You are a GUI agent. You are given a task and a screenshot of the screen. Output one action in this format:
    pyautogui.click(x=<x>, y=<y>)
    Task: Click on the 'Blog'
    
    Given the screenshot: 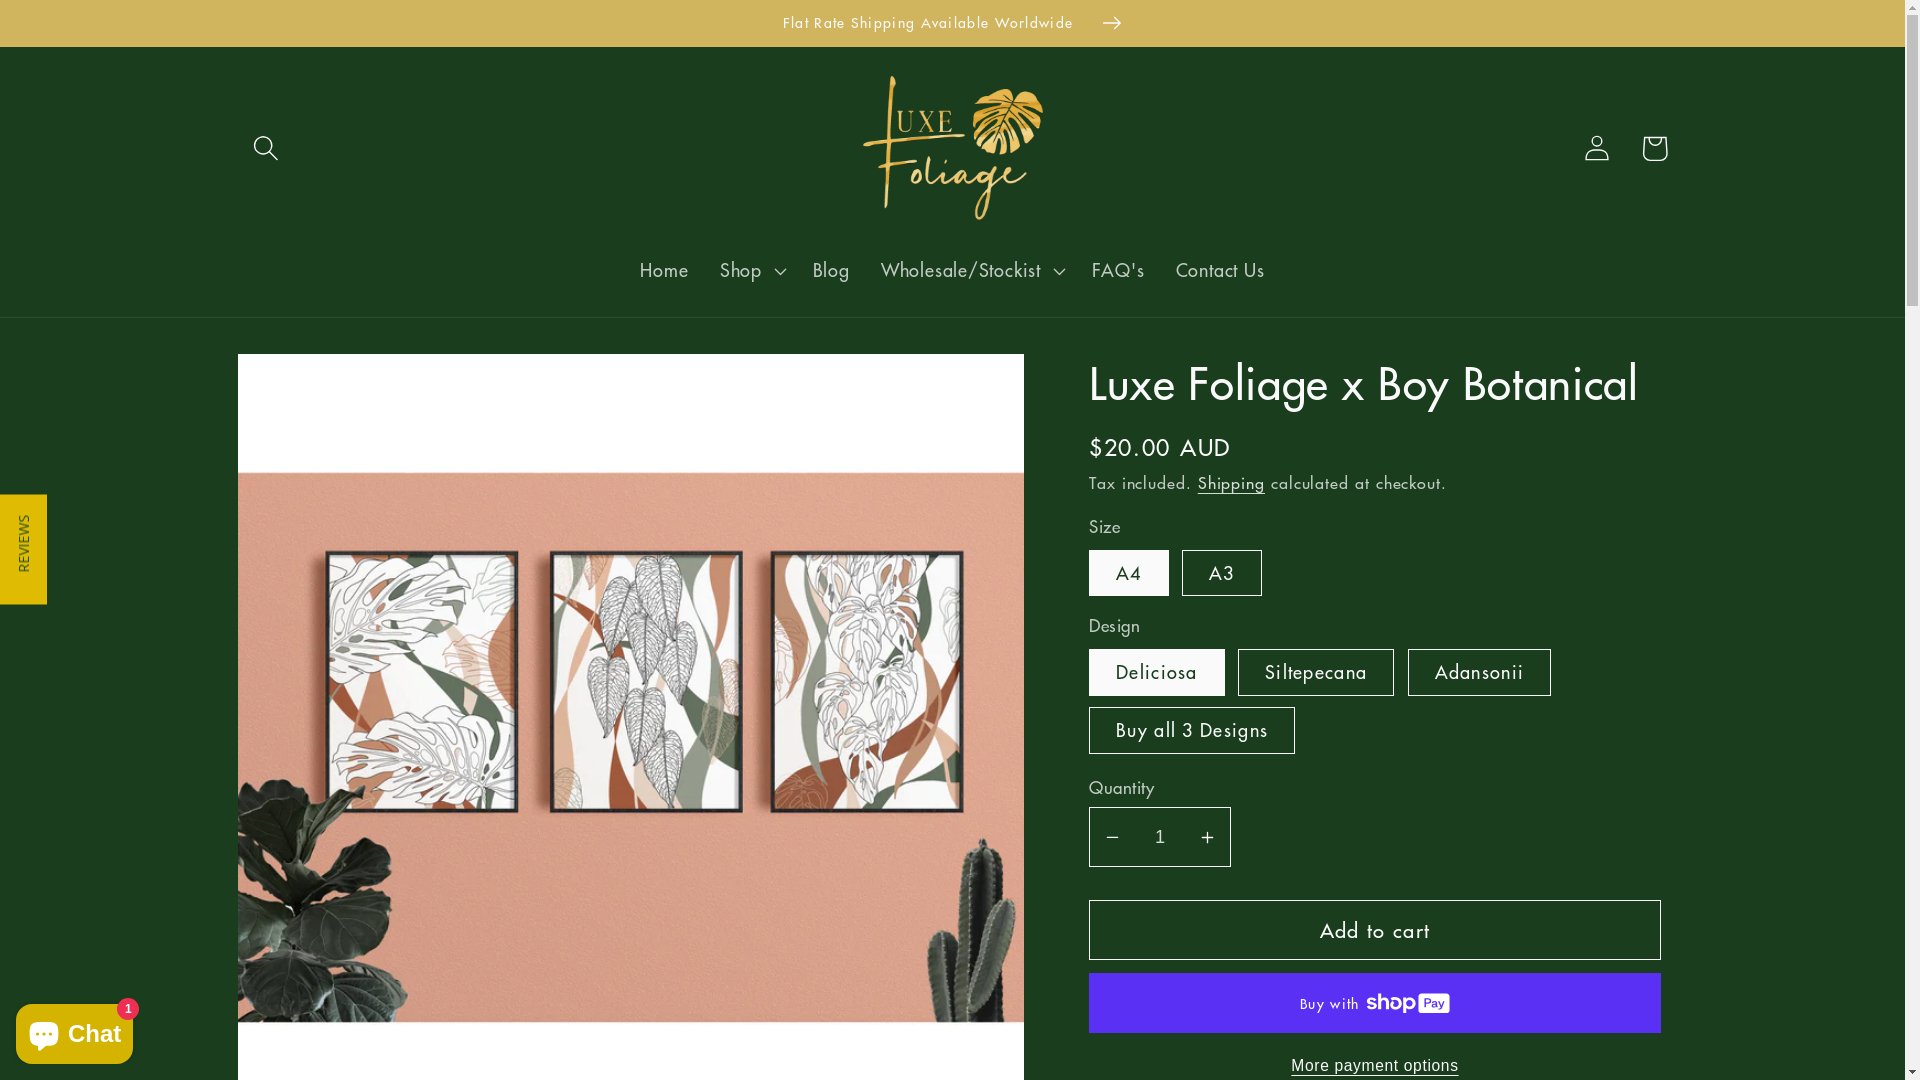 What is the action you would take?
    pyautogui.click(x=830, y=270)
    